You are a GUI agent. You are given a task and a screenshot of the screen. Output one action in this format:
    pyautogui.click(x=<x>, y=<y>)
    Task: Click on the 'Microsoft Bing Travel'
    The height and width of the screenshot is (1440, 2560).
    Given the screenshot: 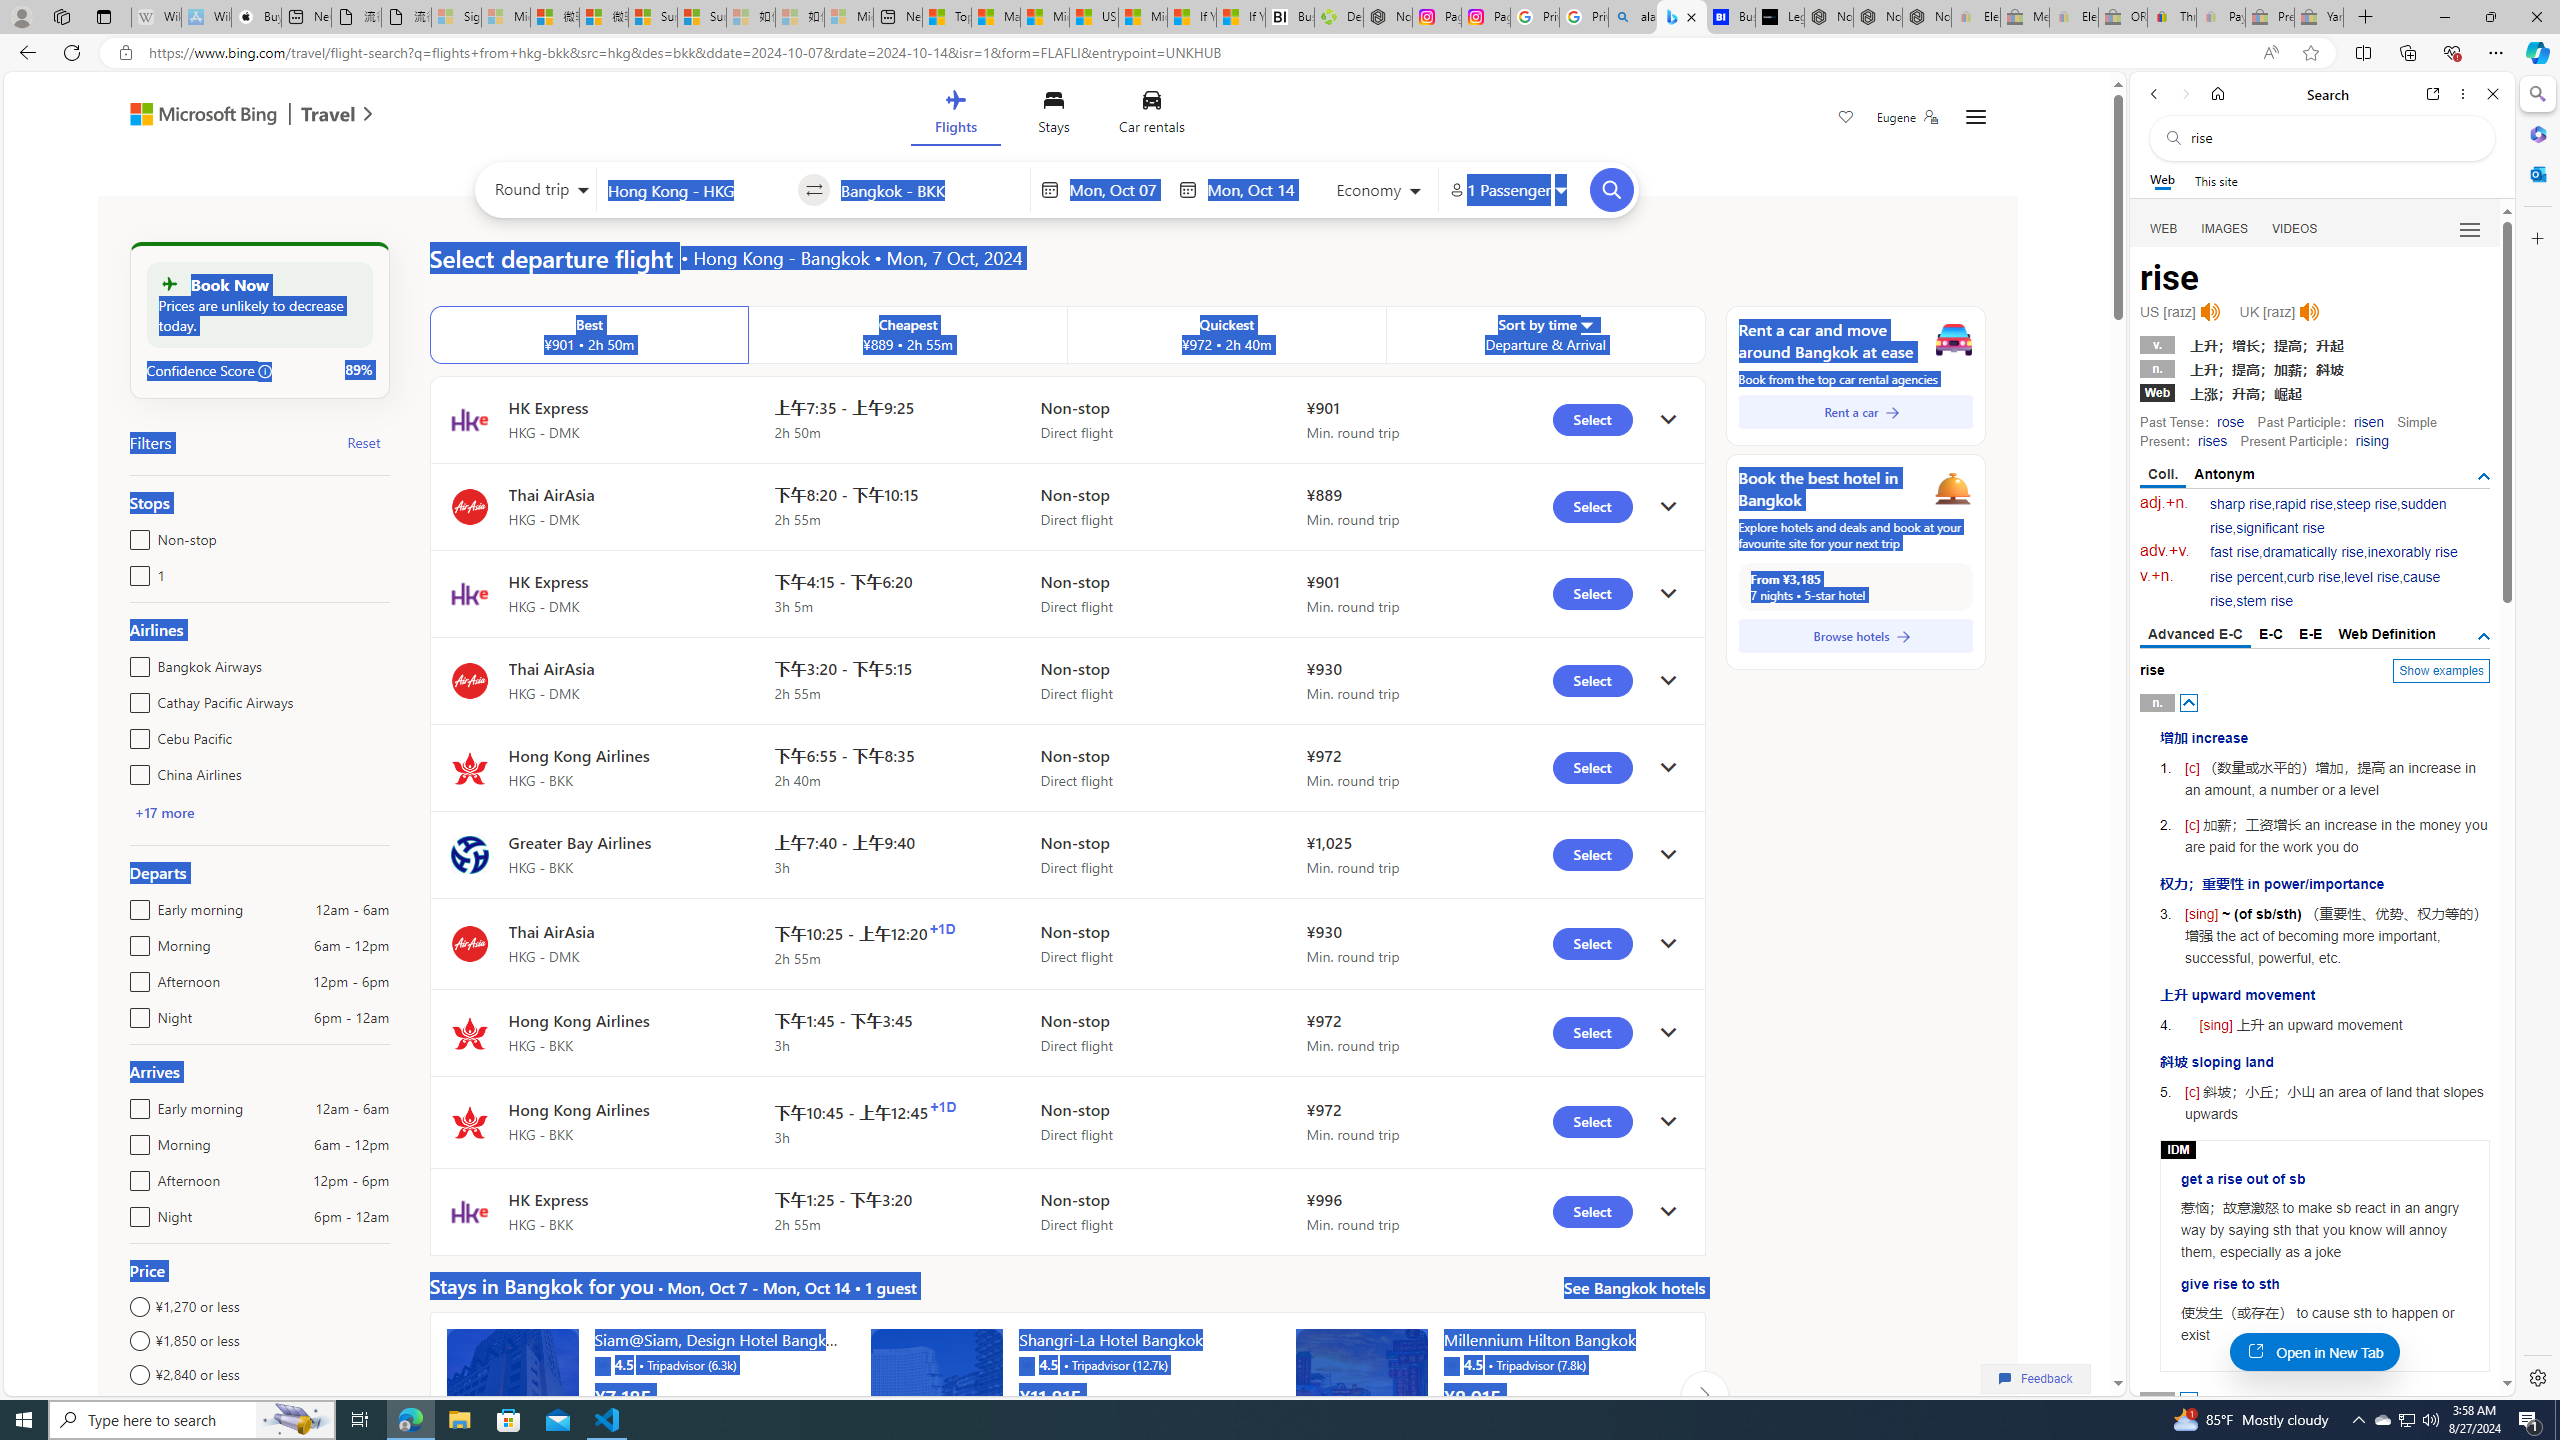 What is the action you would take?
    pyautogui.click(x=229, y=115)
    